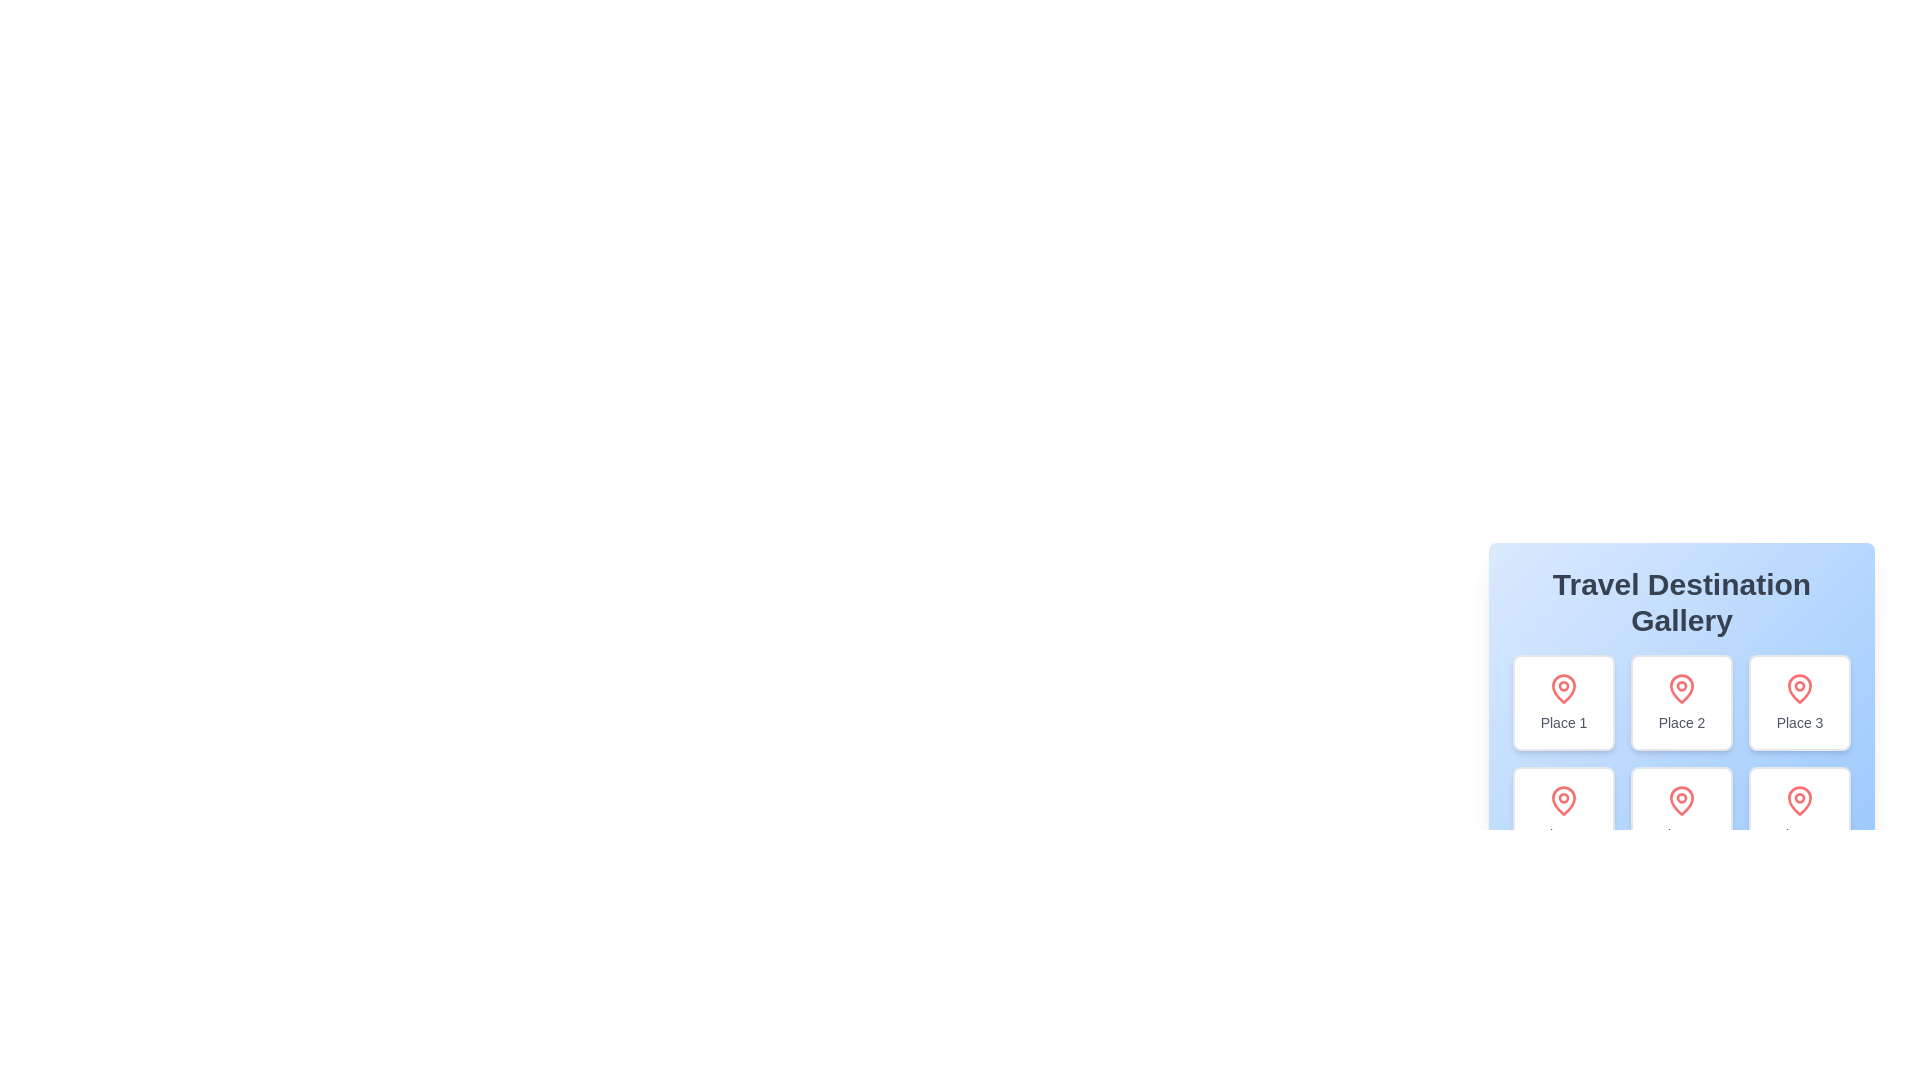 The height and width of the screenshot is (1080, 1920). I want to click on the geographical location icon at the top of the 'Place 1' card in the grid, so click(1563, 688).